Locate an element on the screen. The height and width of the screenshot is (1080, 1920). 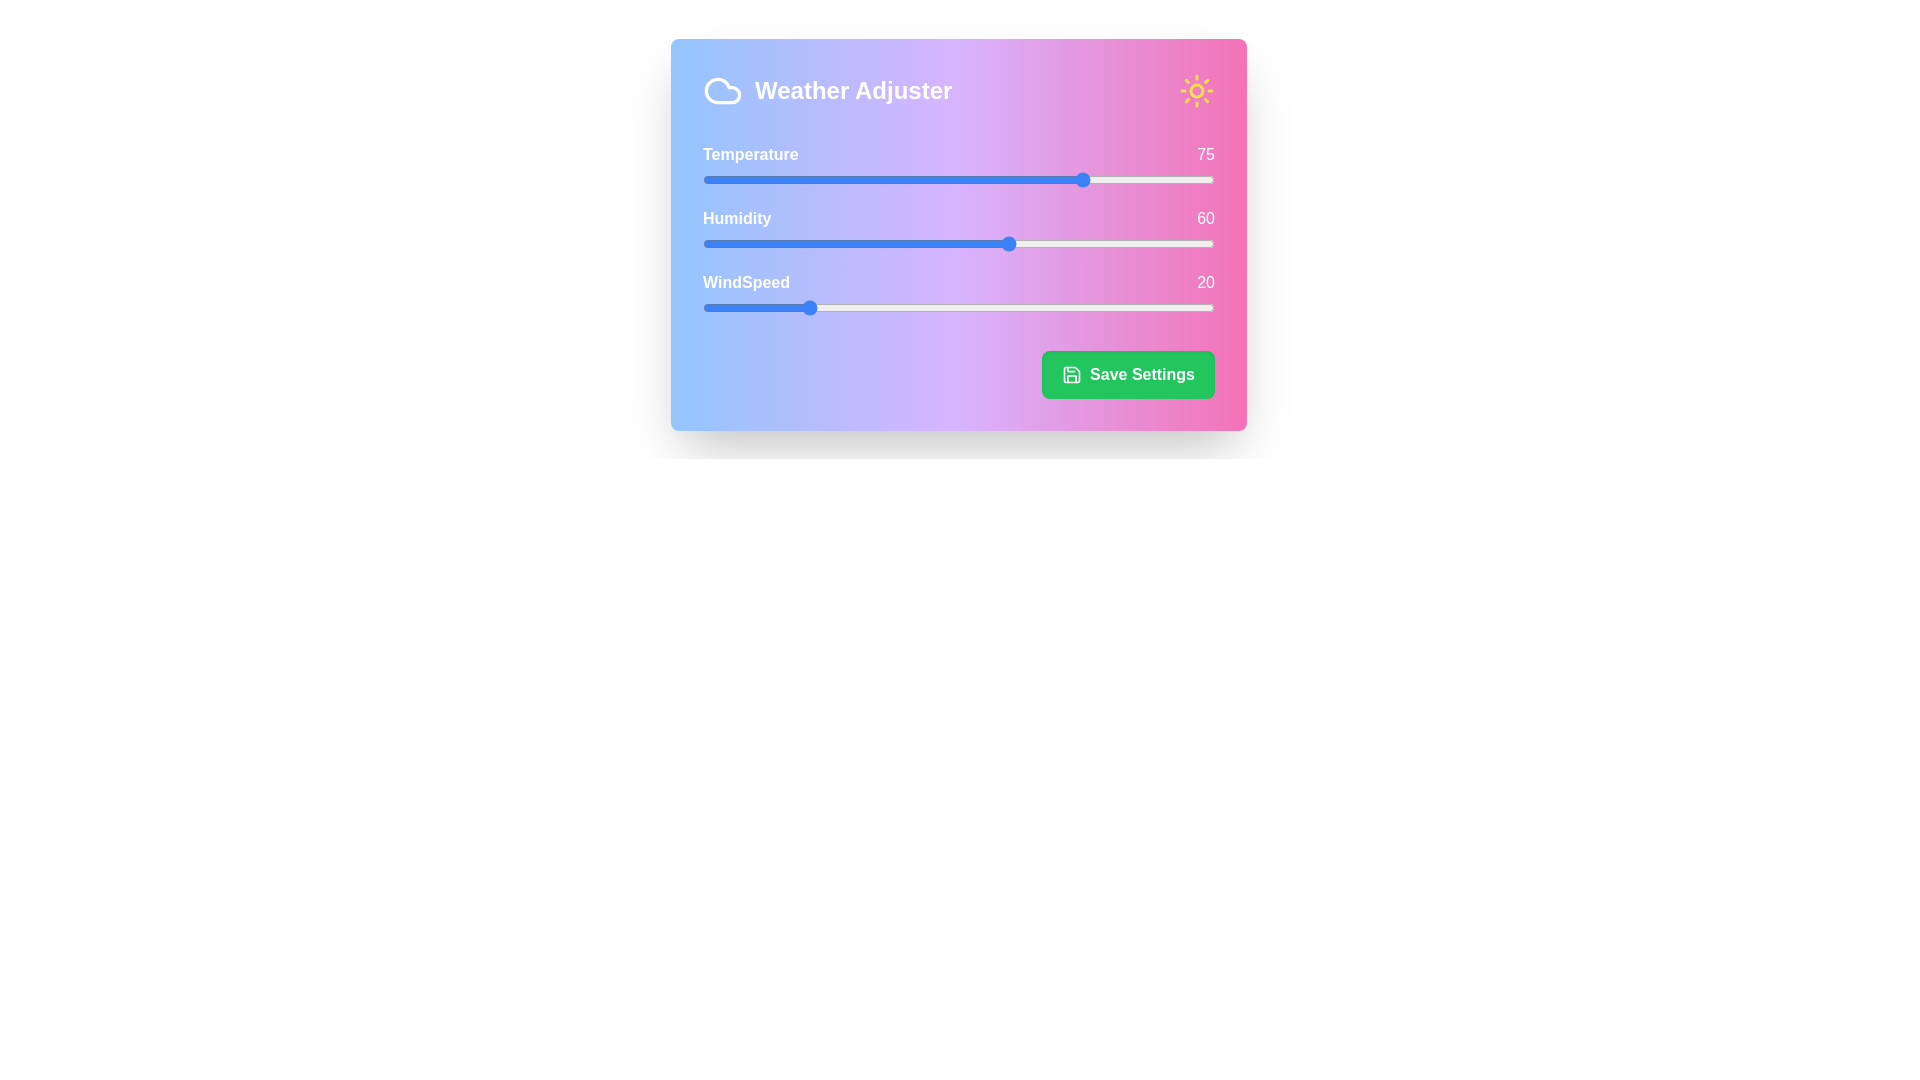
the temperature slider is located at coordinates (1020, 180).